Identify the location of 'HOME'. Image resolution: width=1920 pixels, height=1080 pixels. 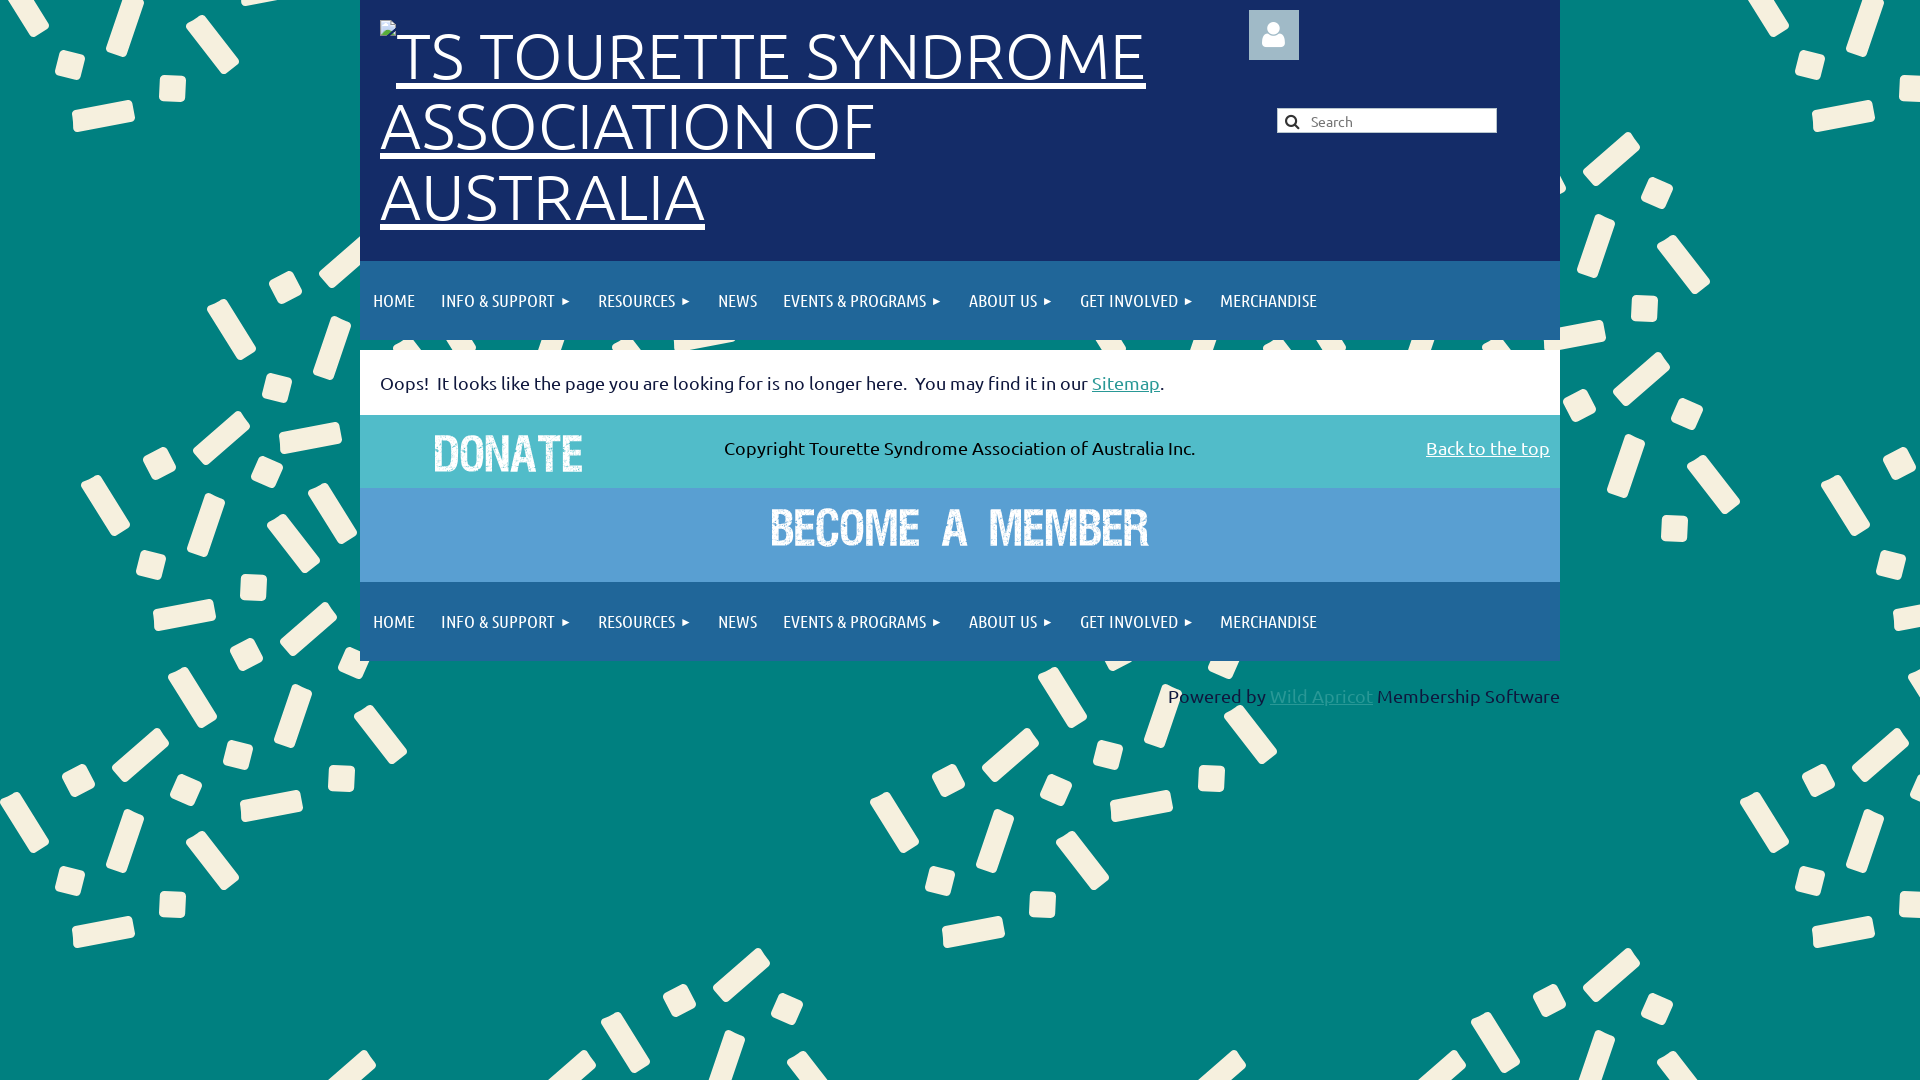
(393, 300).